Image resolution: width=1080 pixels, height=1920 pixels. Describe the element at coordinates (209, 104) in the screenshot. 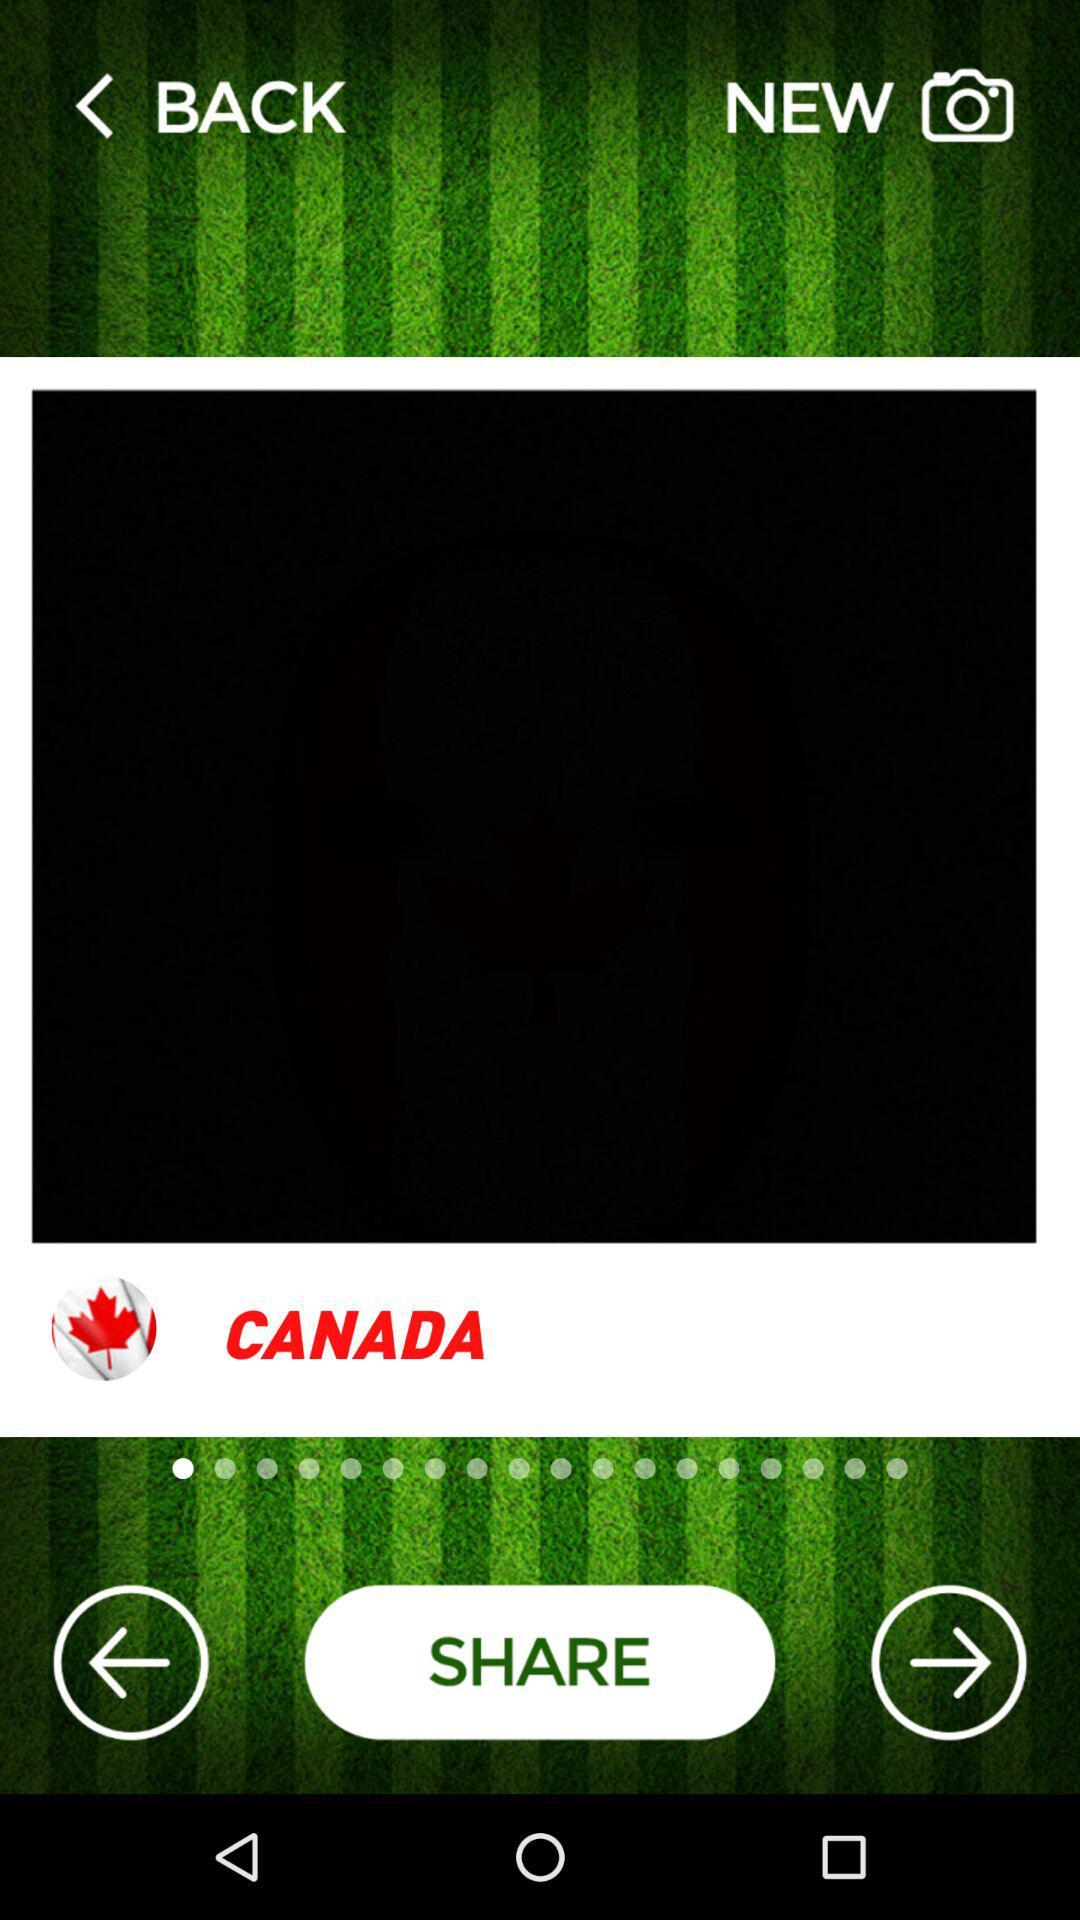

I see `go back` at that location.